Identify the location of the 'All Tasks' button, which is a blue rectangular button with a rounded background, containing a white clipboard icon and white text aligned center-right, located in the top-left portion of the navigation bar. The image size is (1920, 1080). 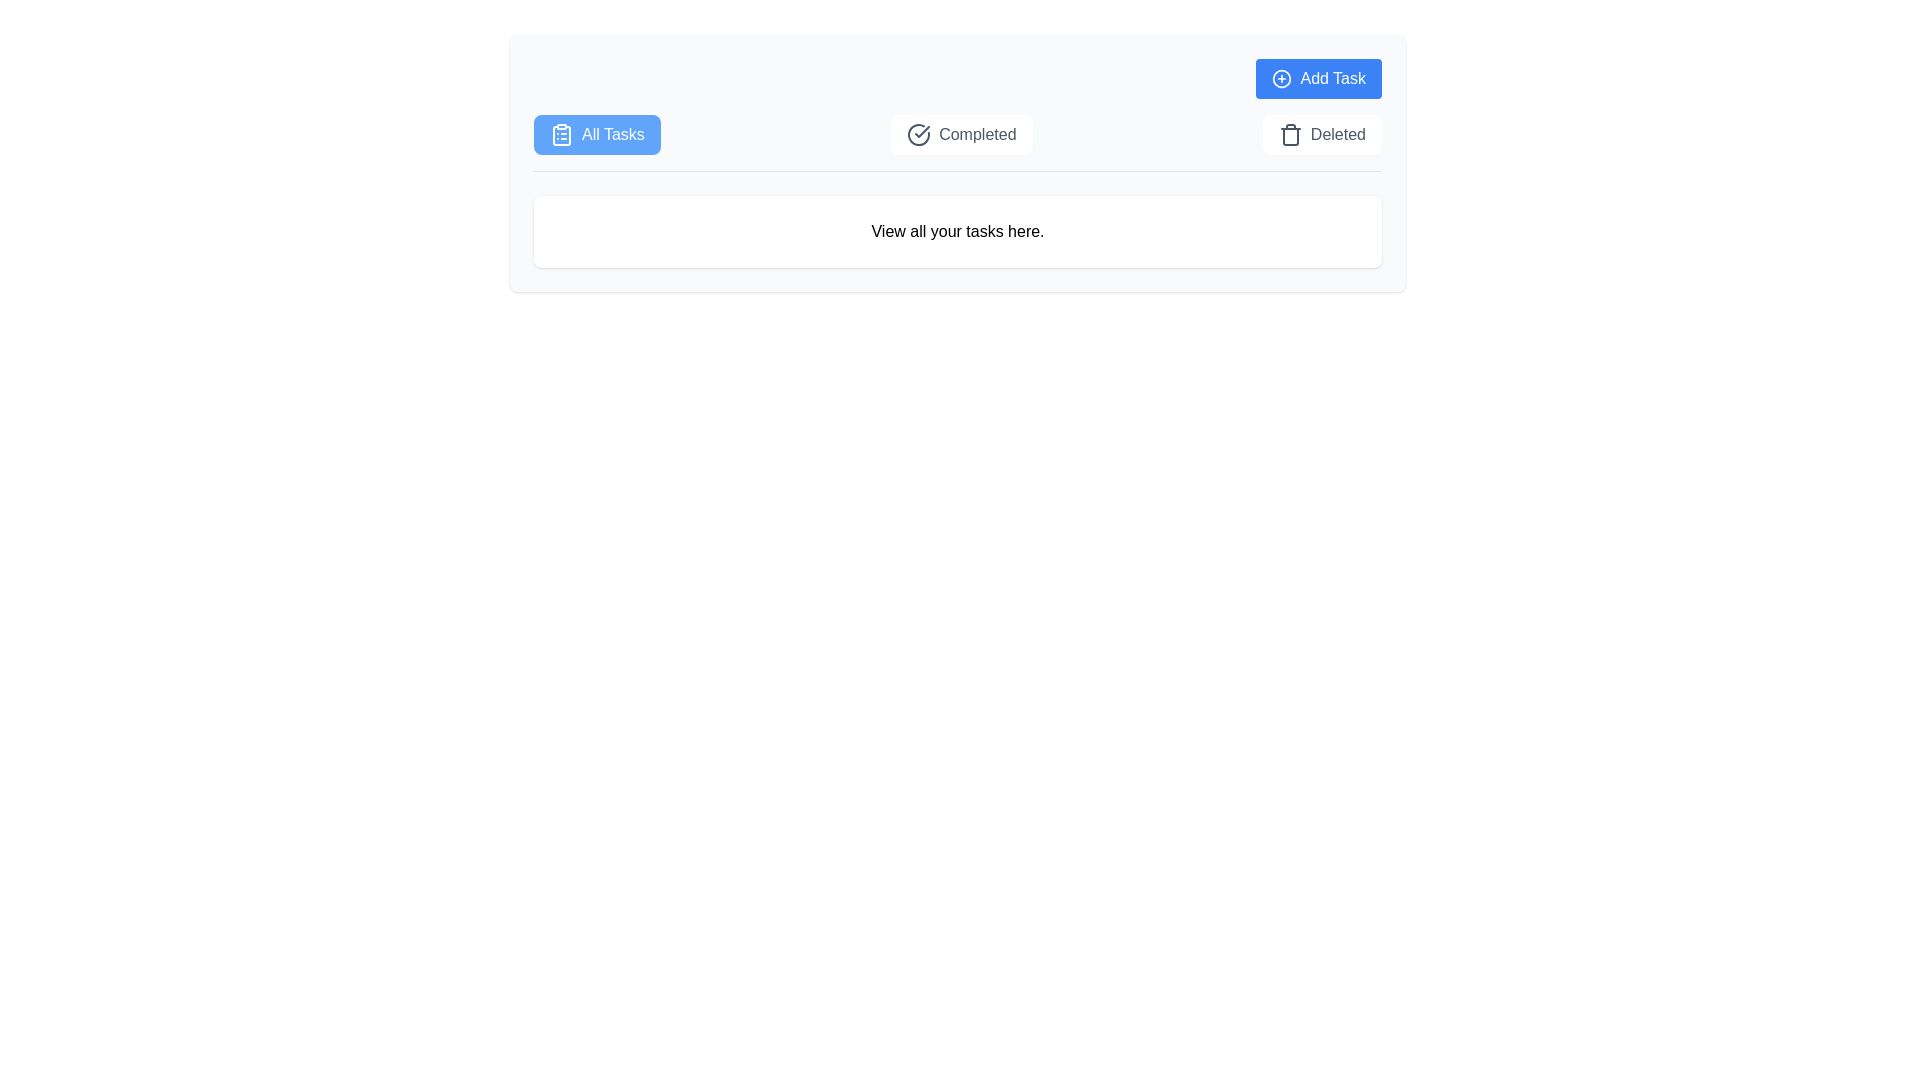
(596, 135).